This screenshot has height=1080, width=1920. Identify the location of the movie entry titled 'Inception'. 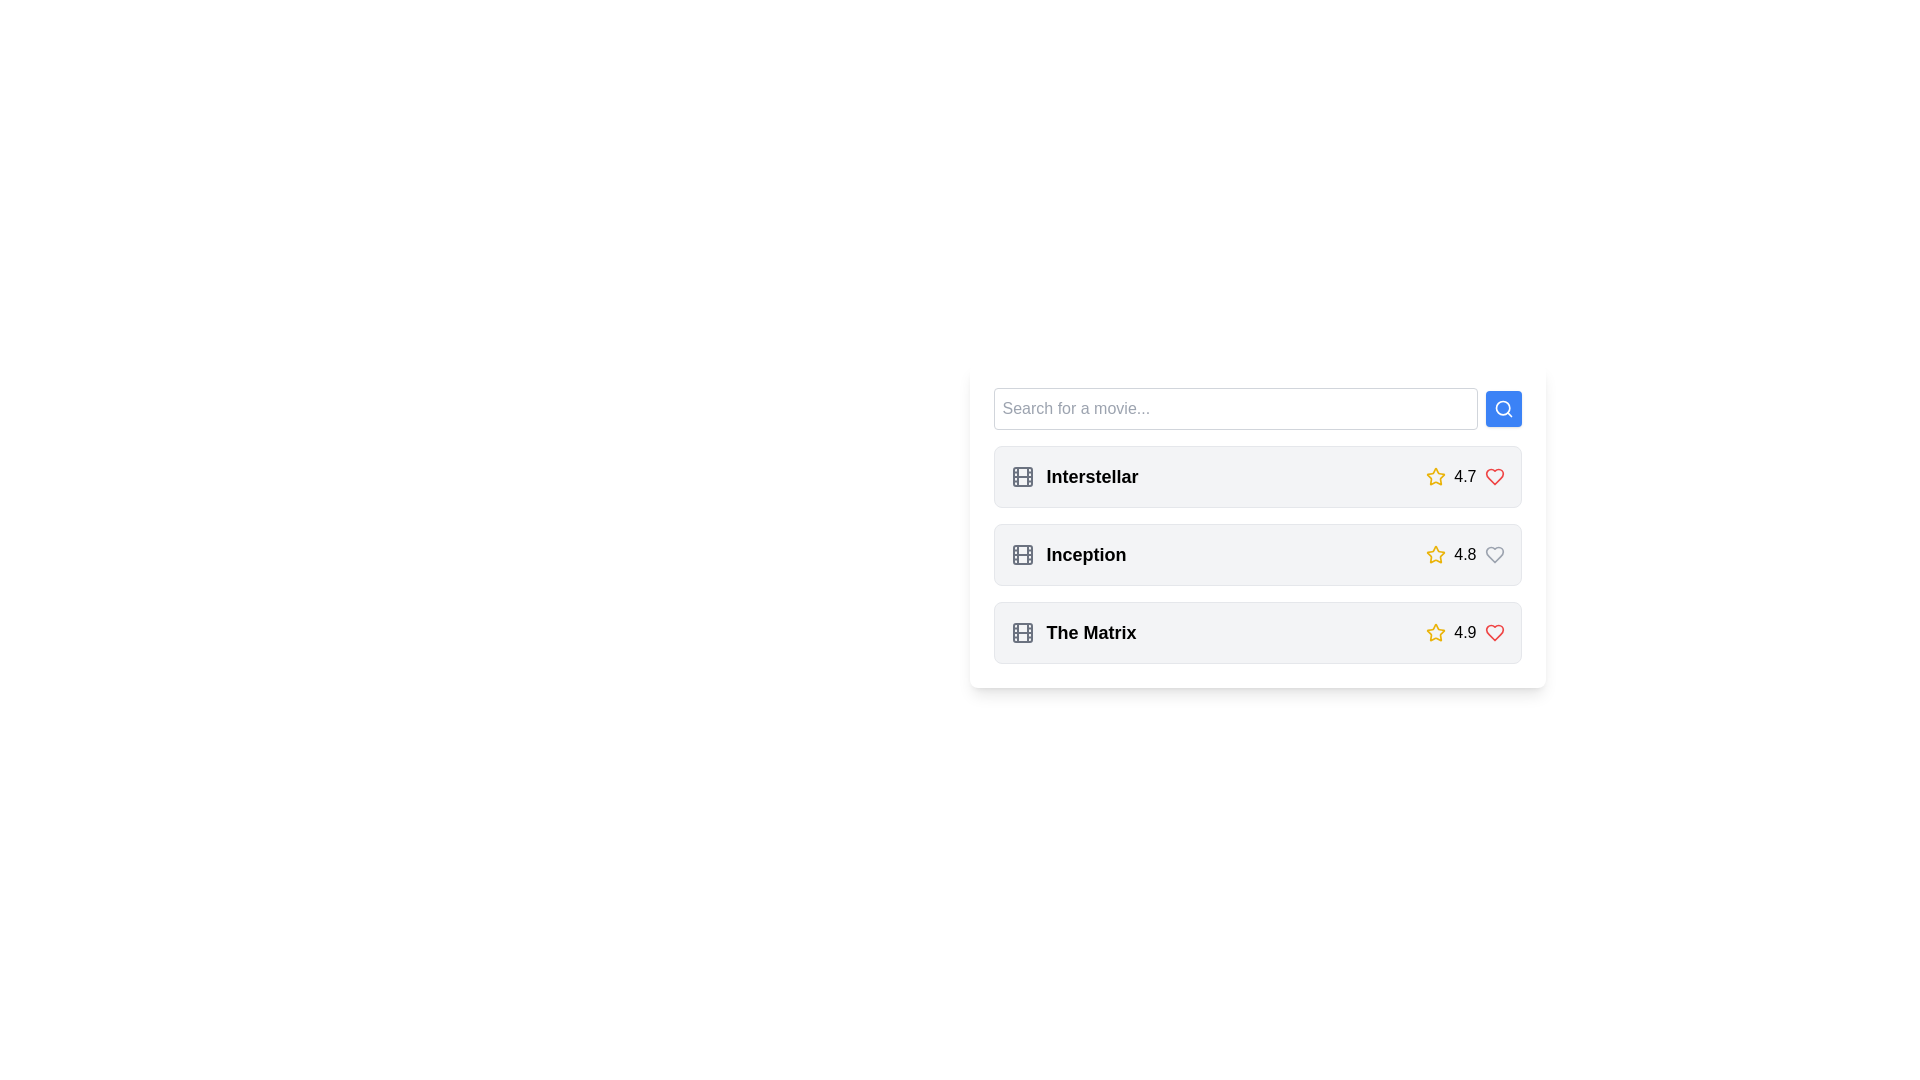
(1067, 555).